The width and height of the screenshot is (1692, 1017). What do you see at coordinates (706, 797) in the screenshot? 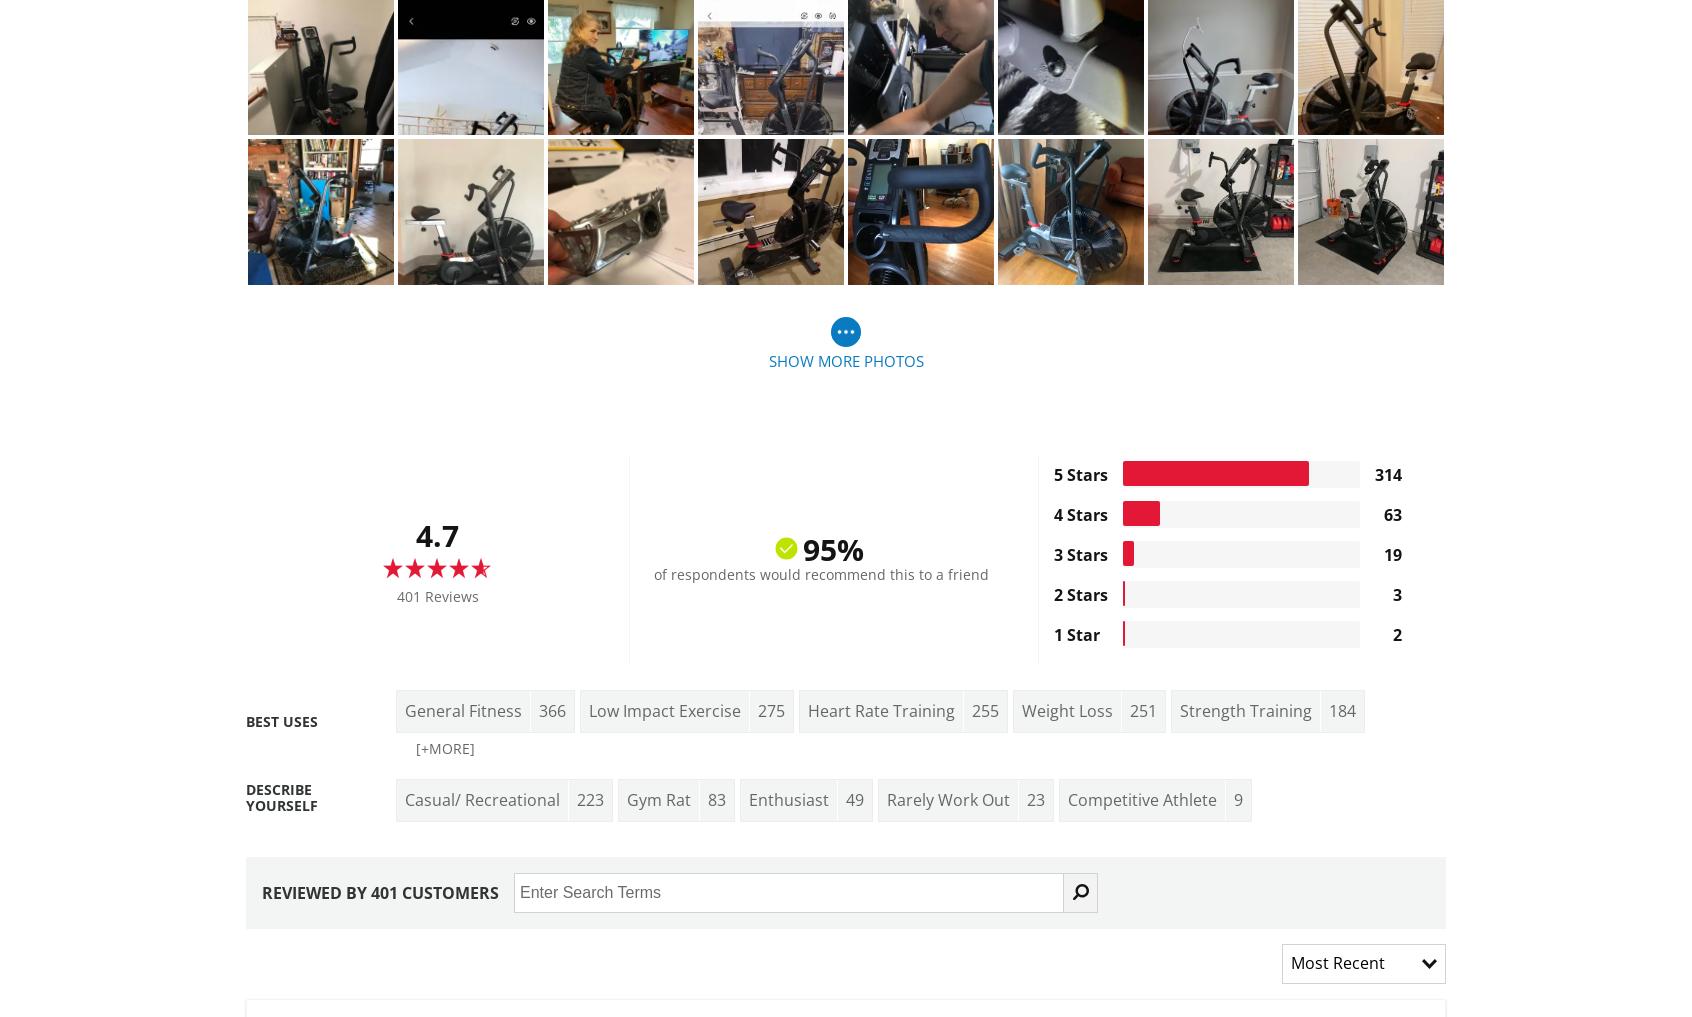
I see `'83'` at bounding box center [706, 797].